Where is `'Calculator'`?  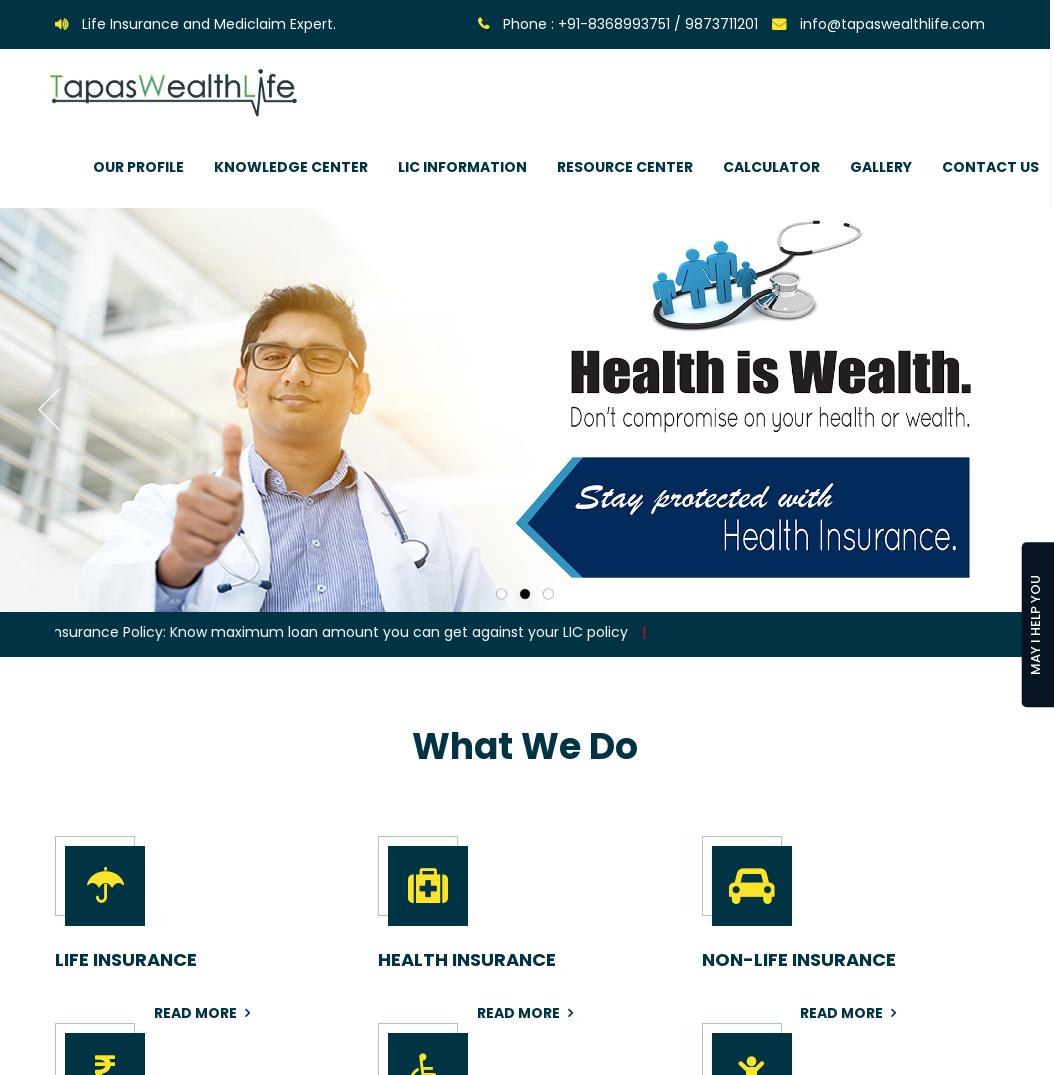 'Calculator' is located at coordinates (771, 166).